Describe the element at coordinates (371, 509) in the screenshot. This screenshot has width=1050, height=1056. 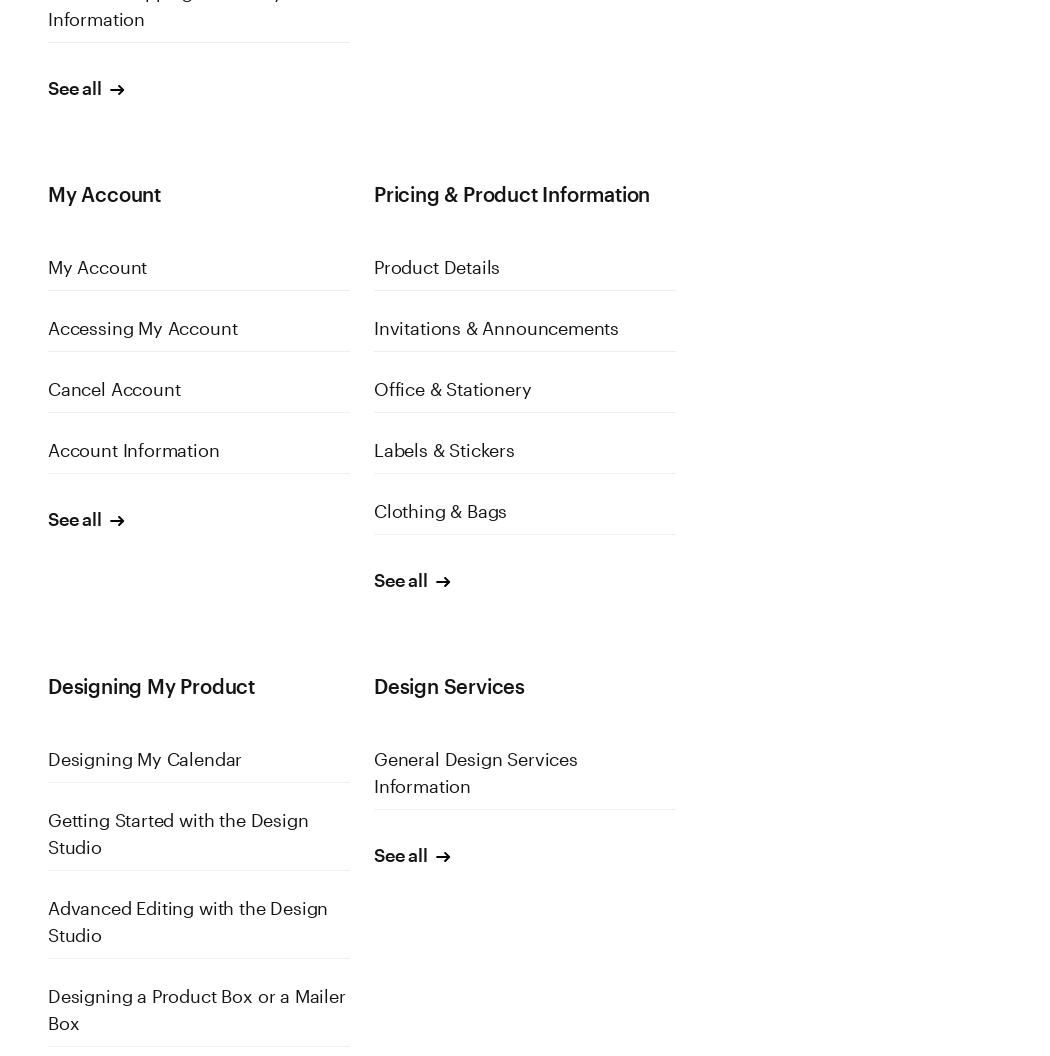
I see `'Clothing & Bags'` at that location.